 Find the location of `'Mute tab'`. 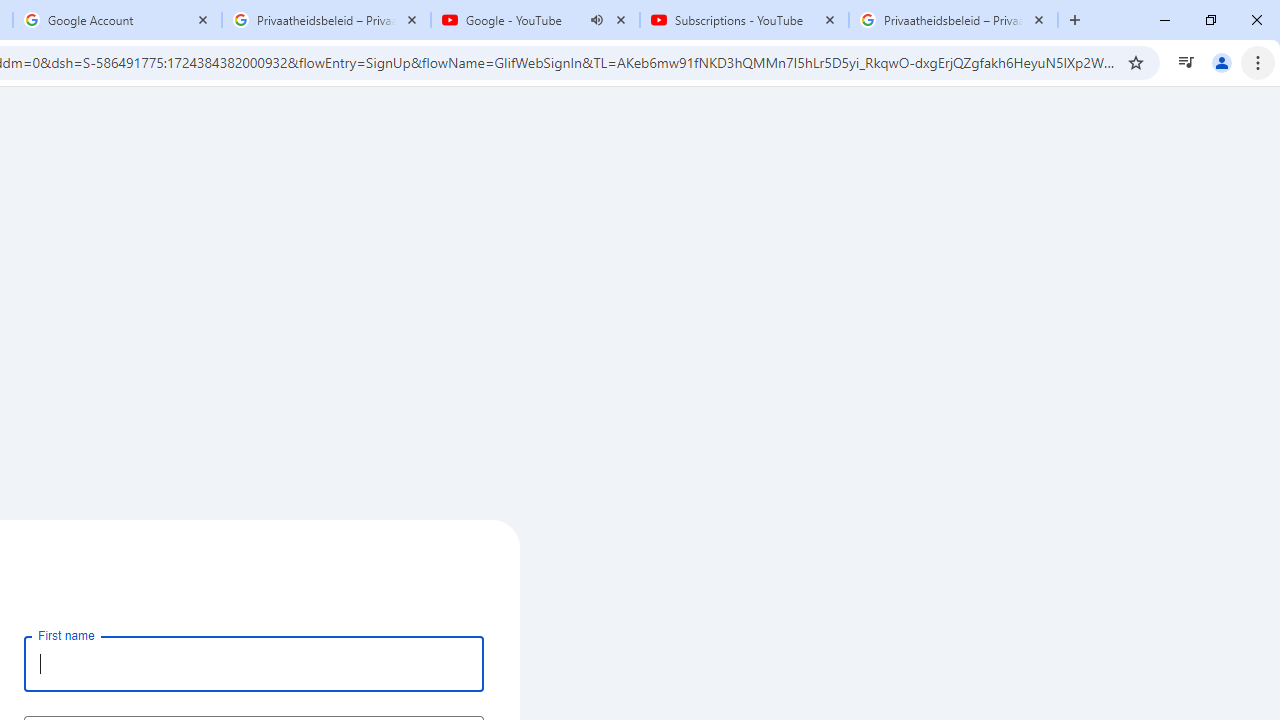

'Mute tab' is located at coordinates (596, 20).